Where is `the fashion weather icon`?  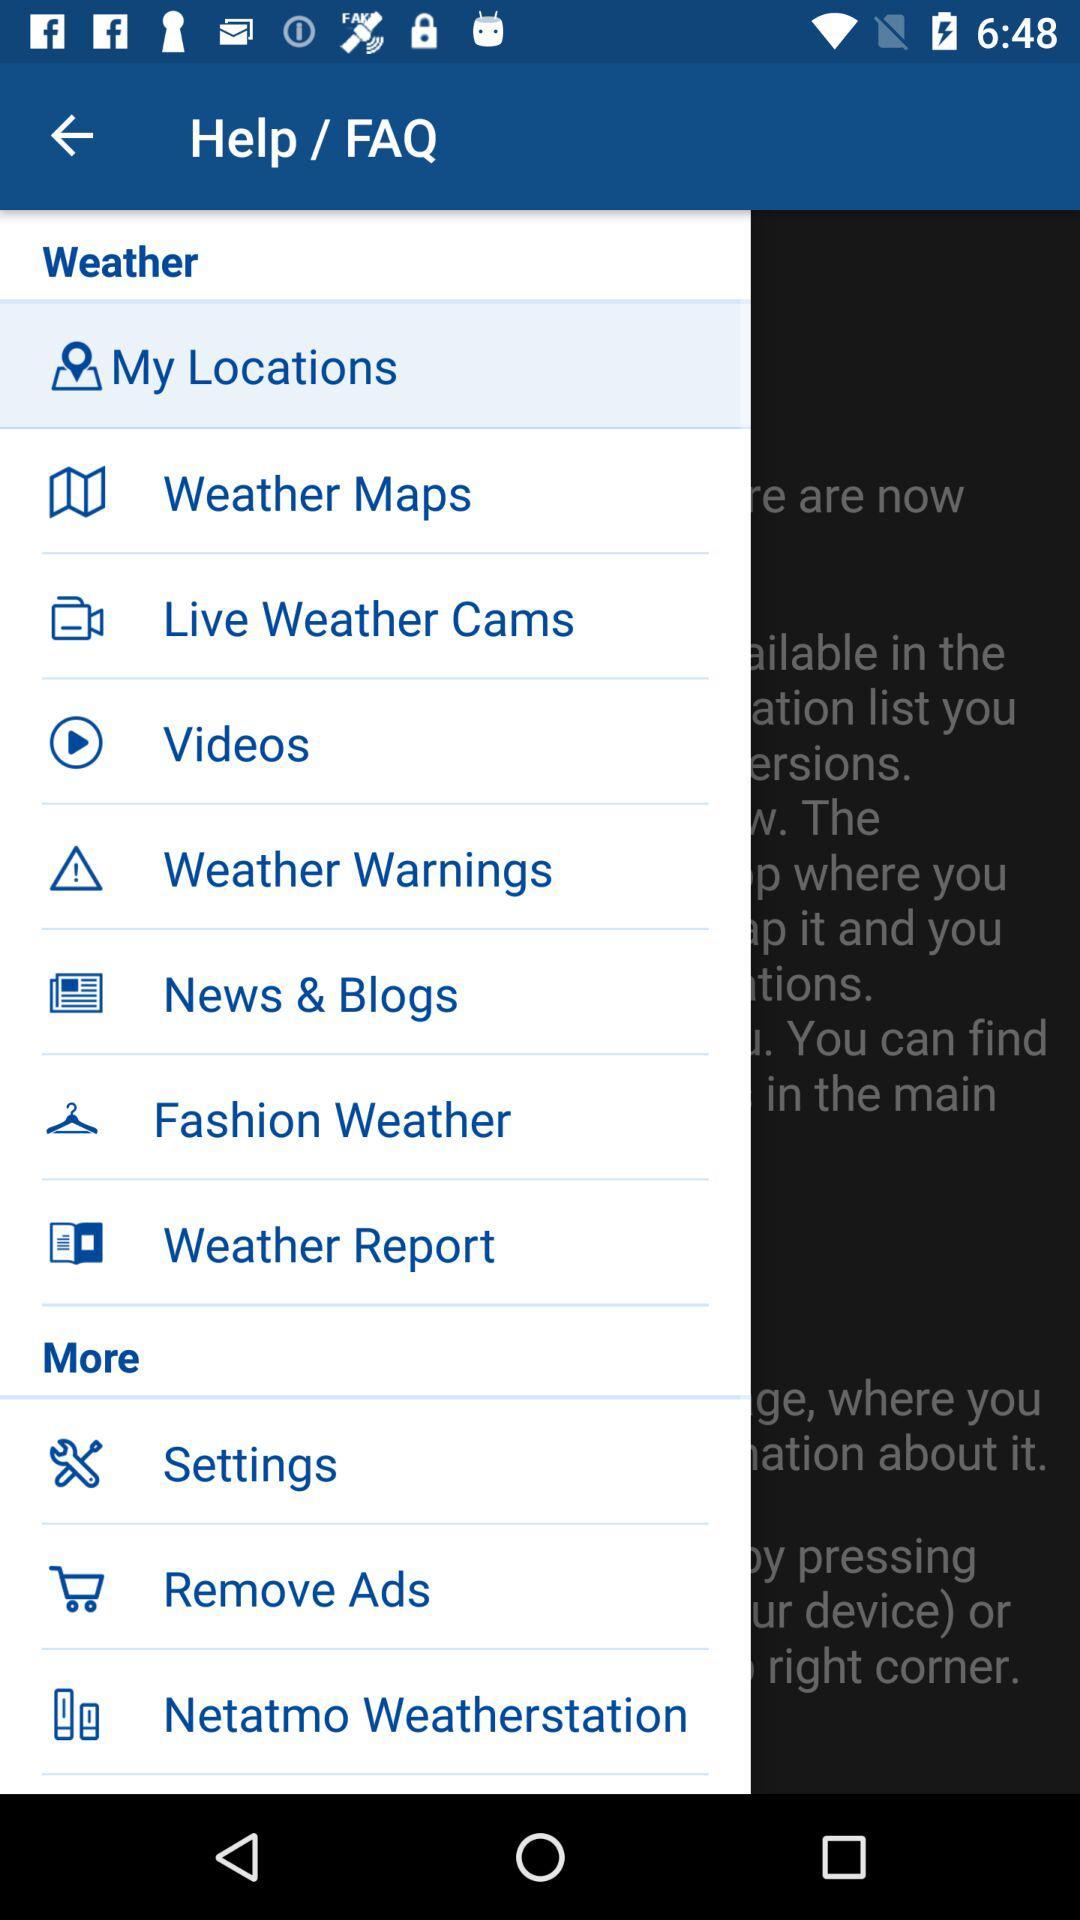 the fashion weather icon is located at coordinates (429, 1117).